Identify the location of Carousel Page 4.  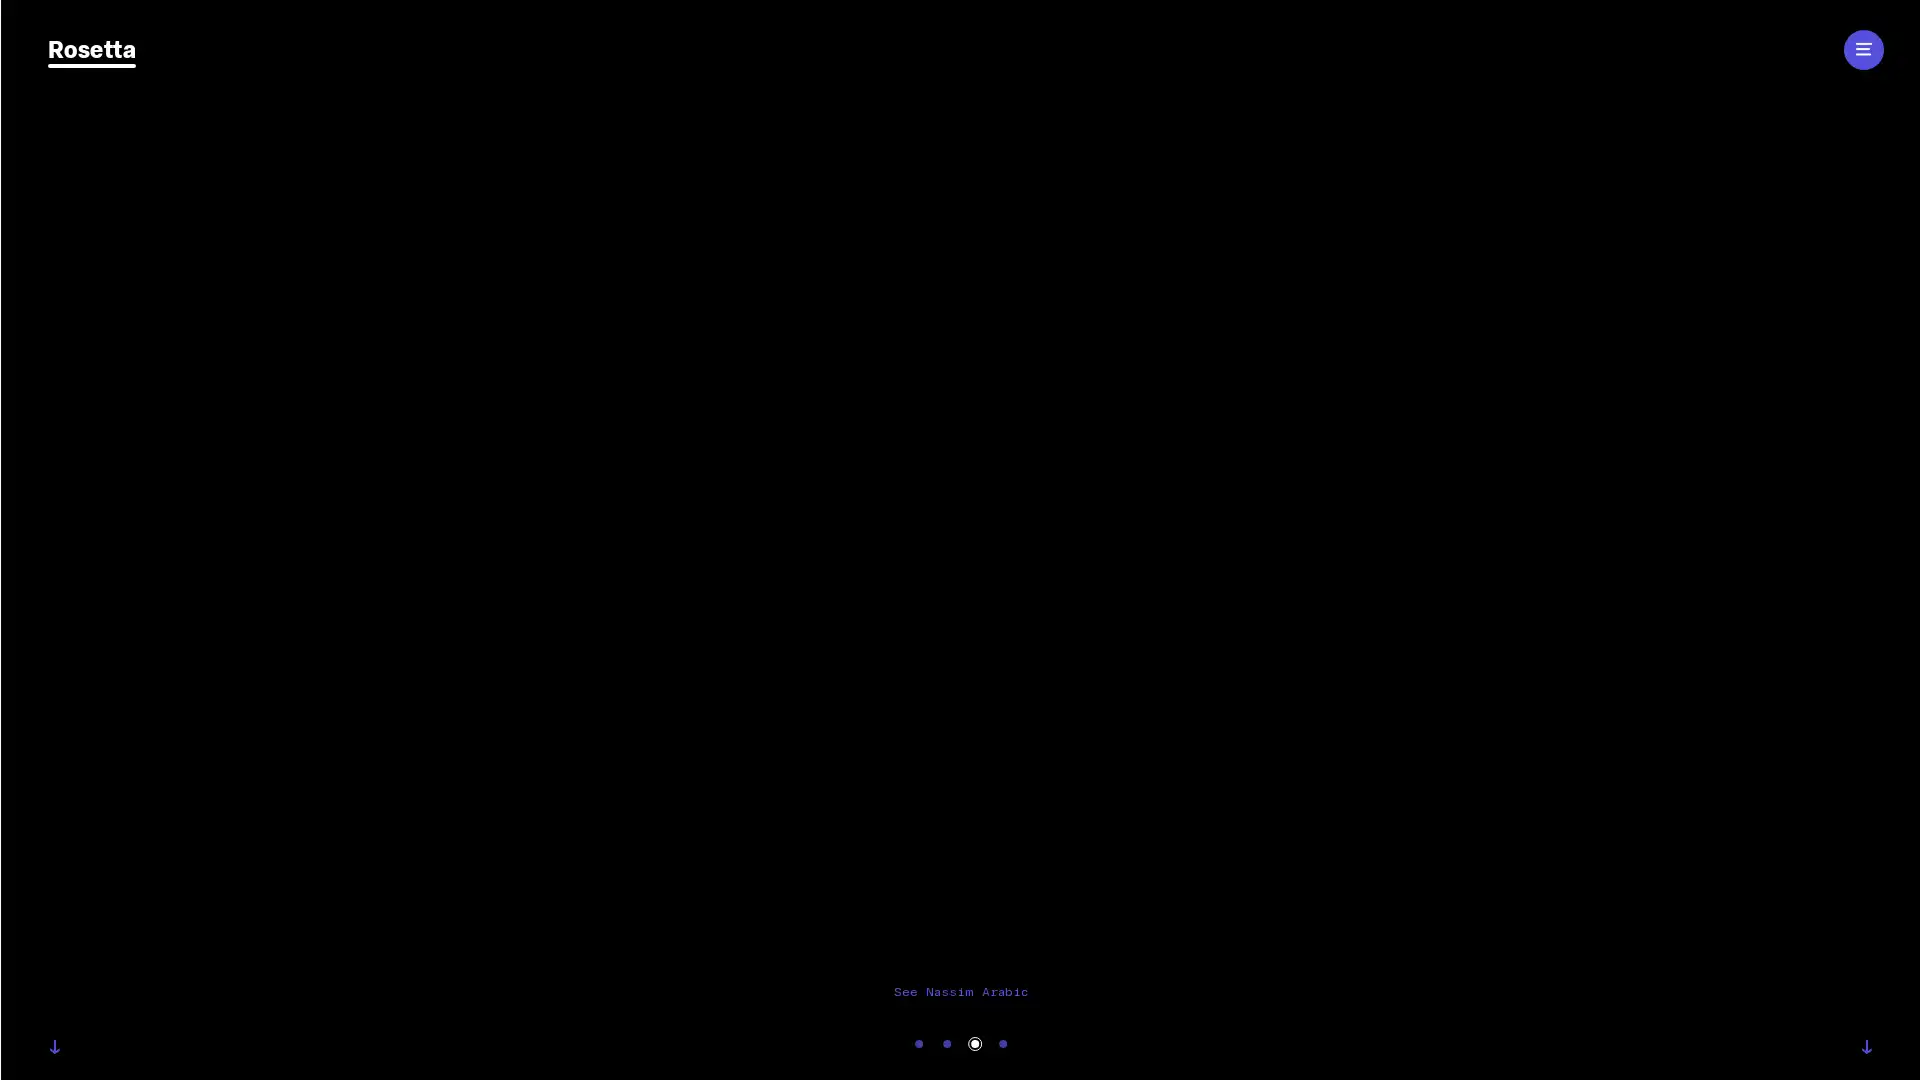
(1003, 1043).